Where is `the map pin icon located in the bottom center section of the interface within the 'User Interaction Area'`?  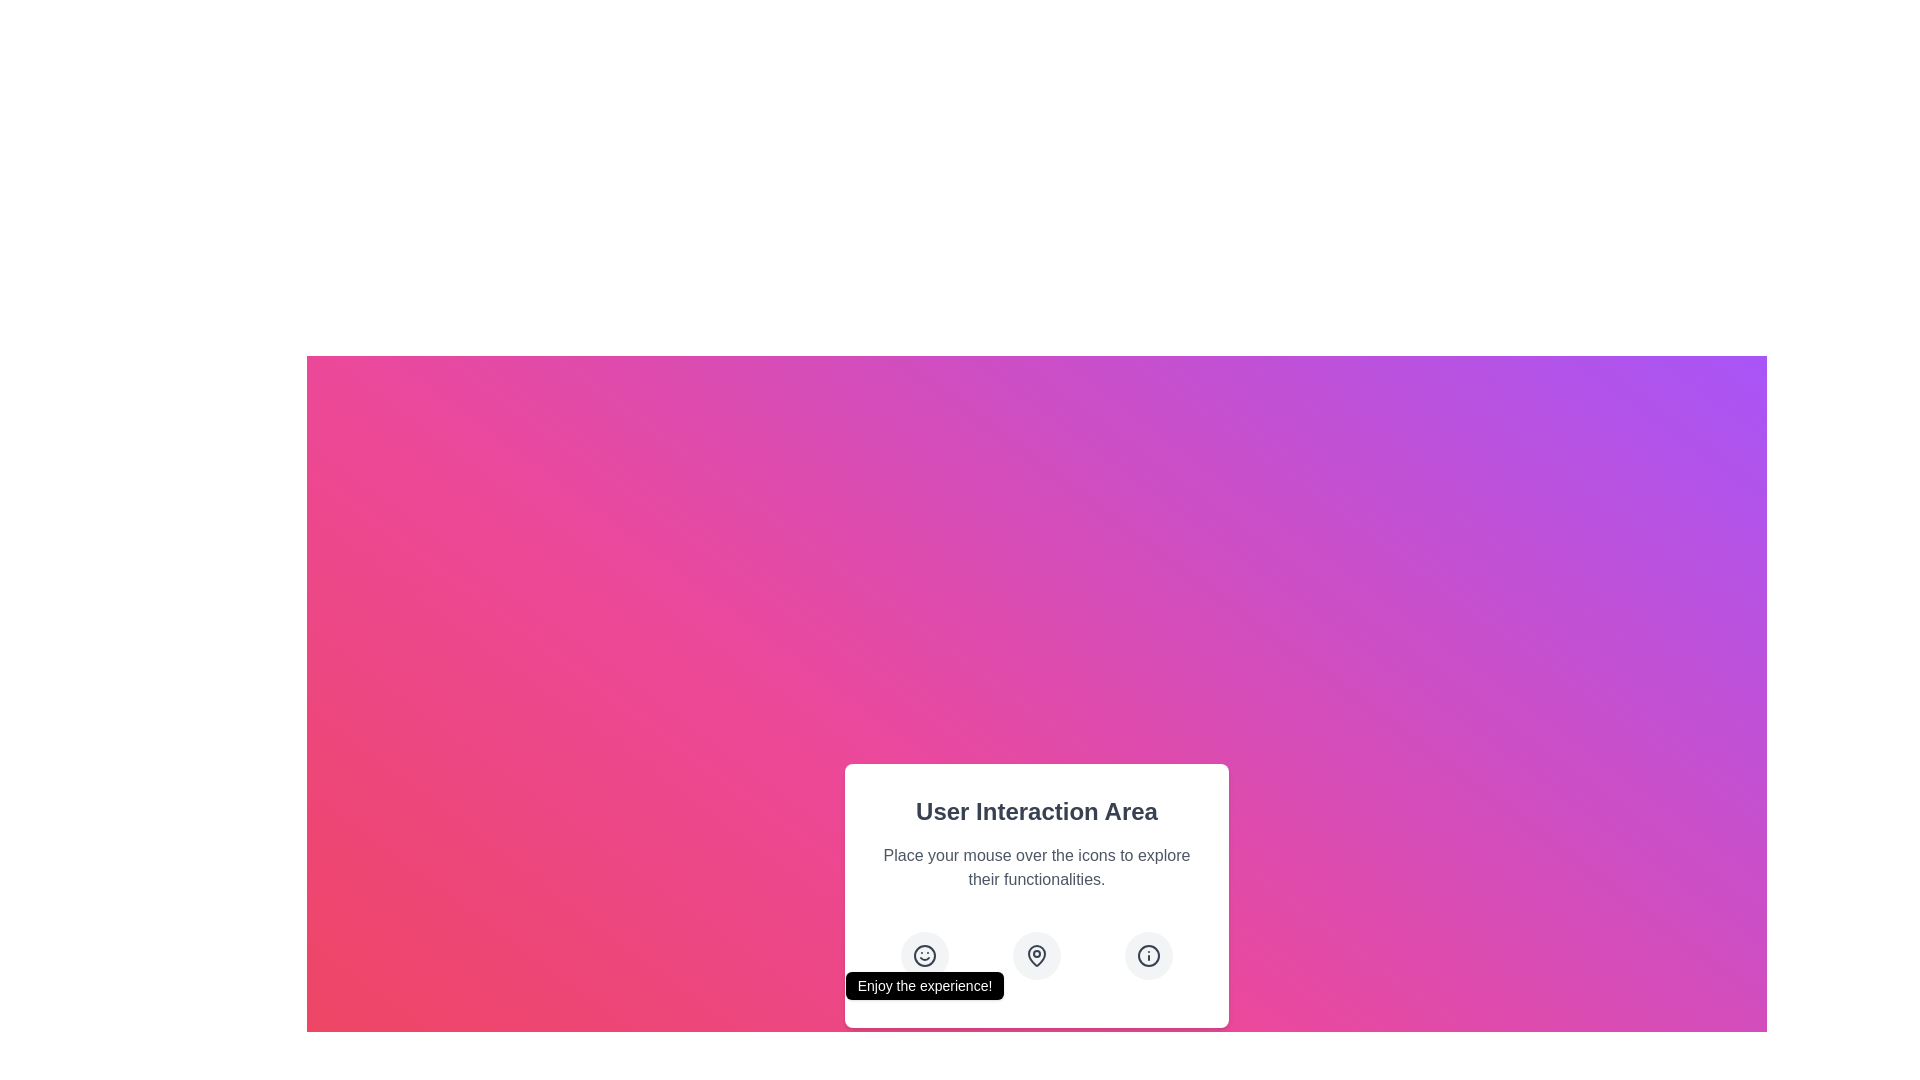 the map pin icon located in the bottom center section of the interface within the 'User Interaction Area' is located at coordinates (1036, 954).